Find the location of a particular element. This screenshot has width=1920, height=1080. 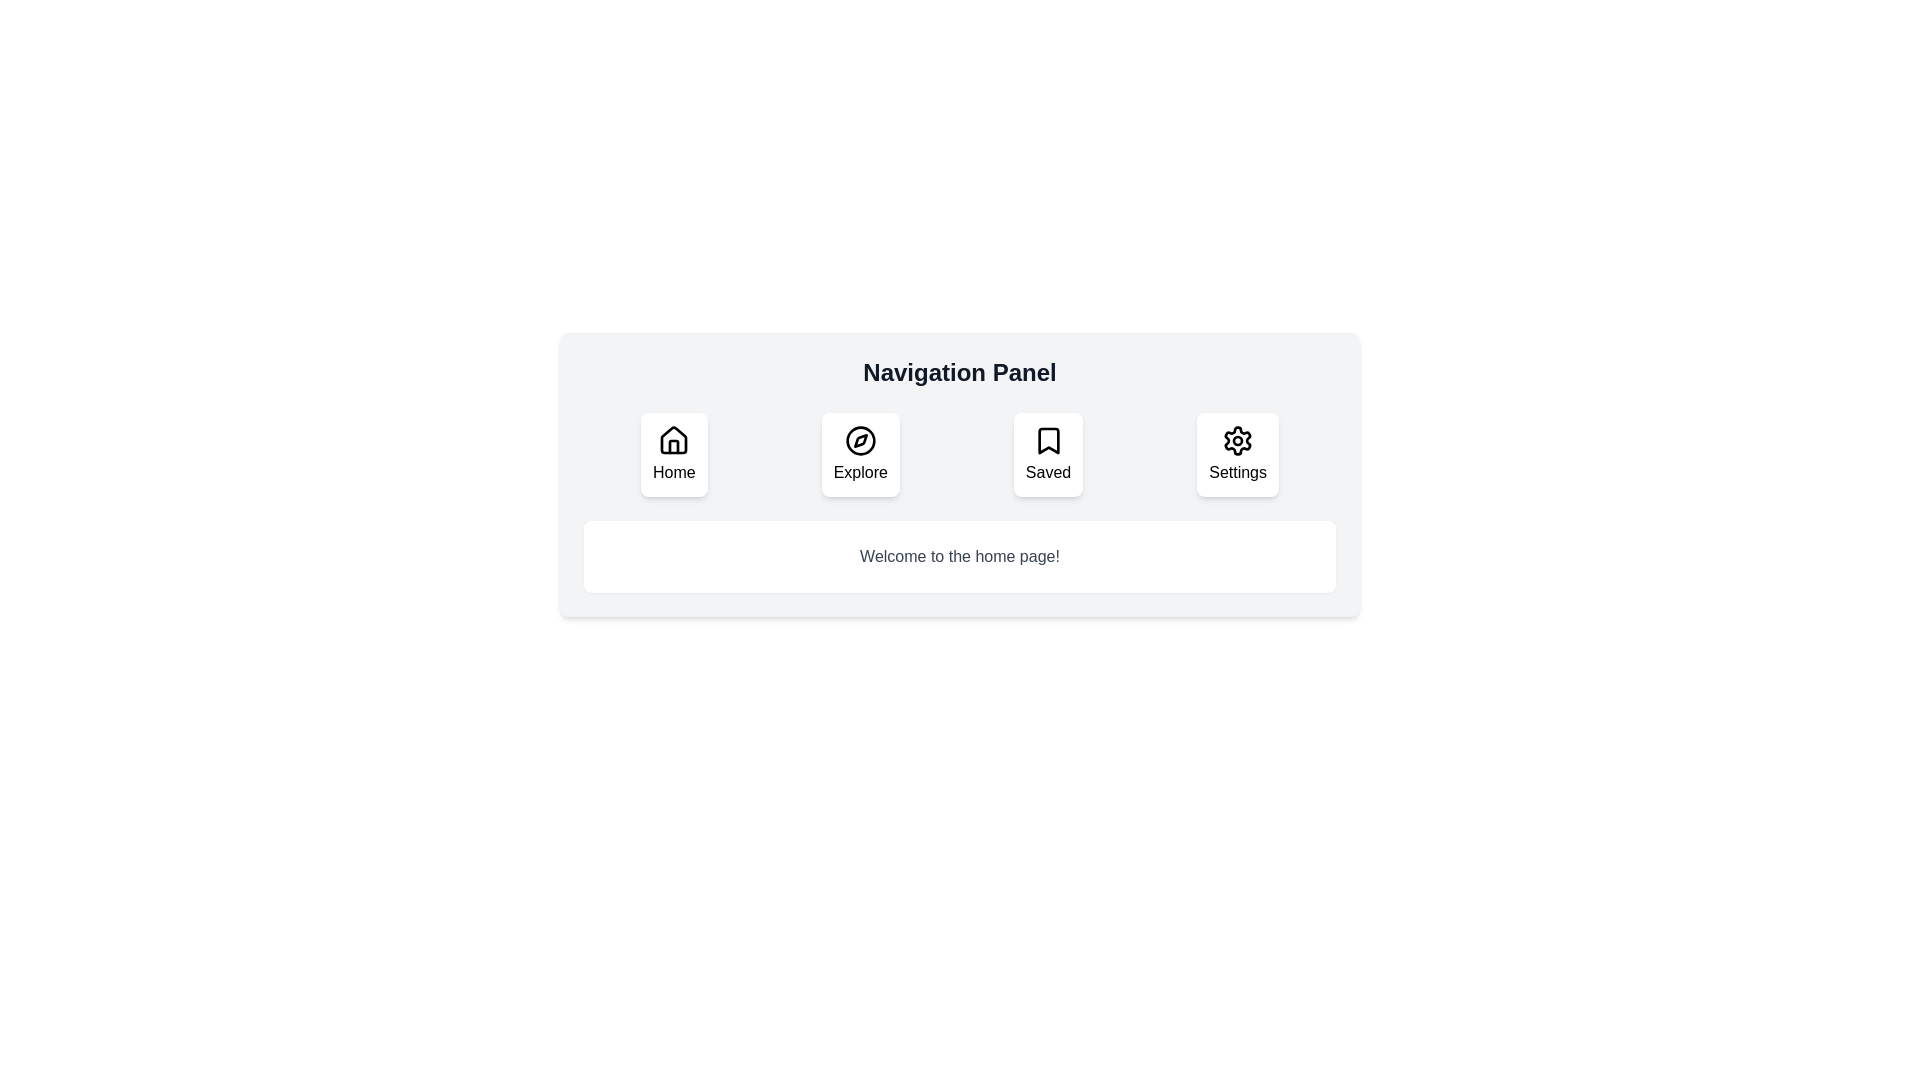

the gear-like icon located within the 'Settings' button in the lower-left region of the navigation panel is located at coordinates (1237, 439).